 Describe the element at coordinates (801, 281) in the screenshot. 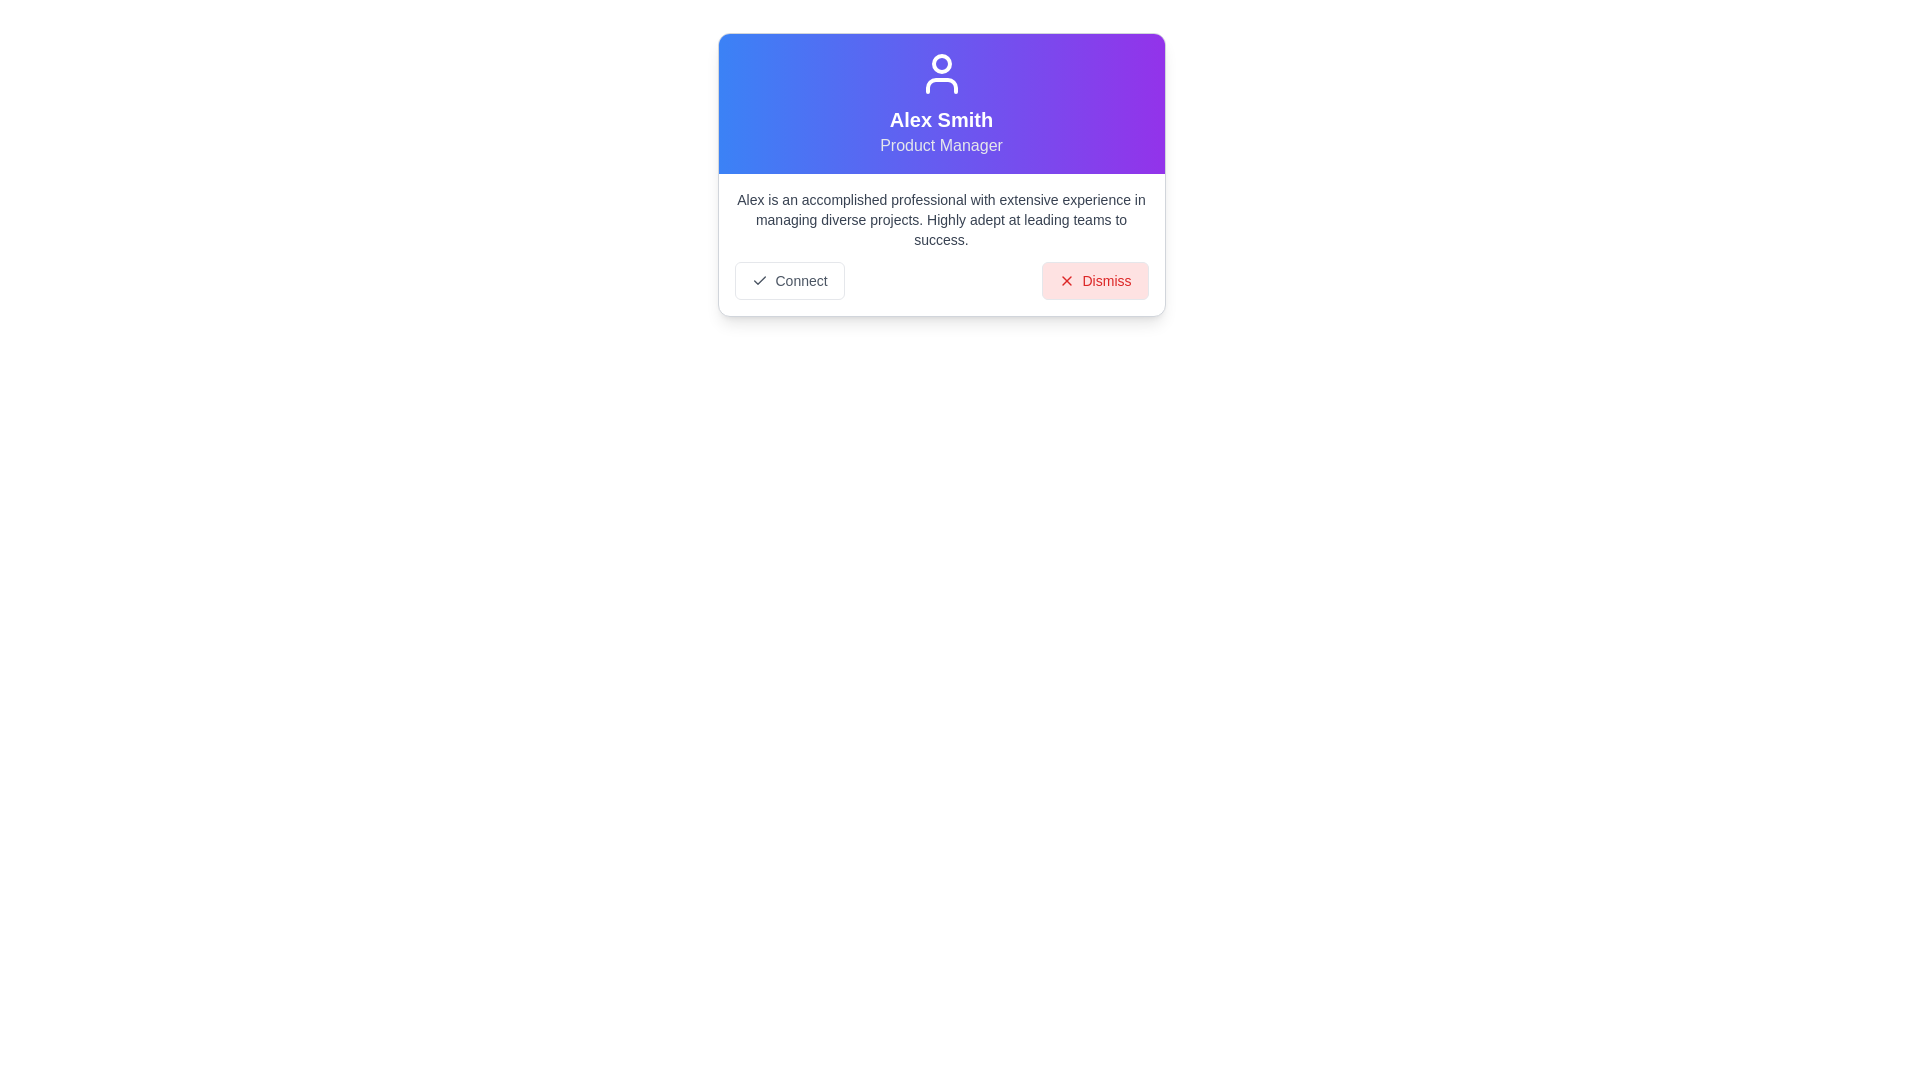

I see `the text label that conveys the action of connecting with the user, located on the left side of the button within the card component` at that location.